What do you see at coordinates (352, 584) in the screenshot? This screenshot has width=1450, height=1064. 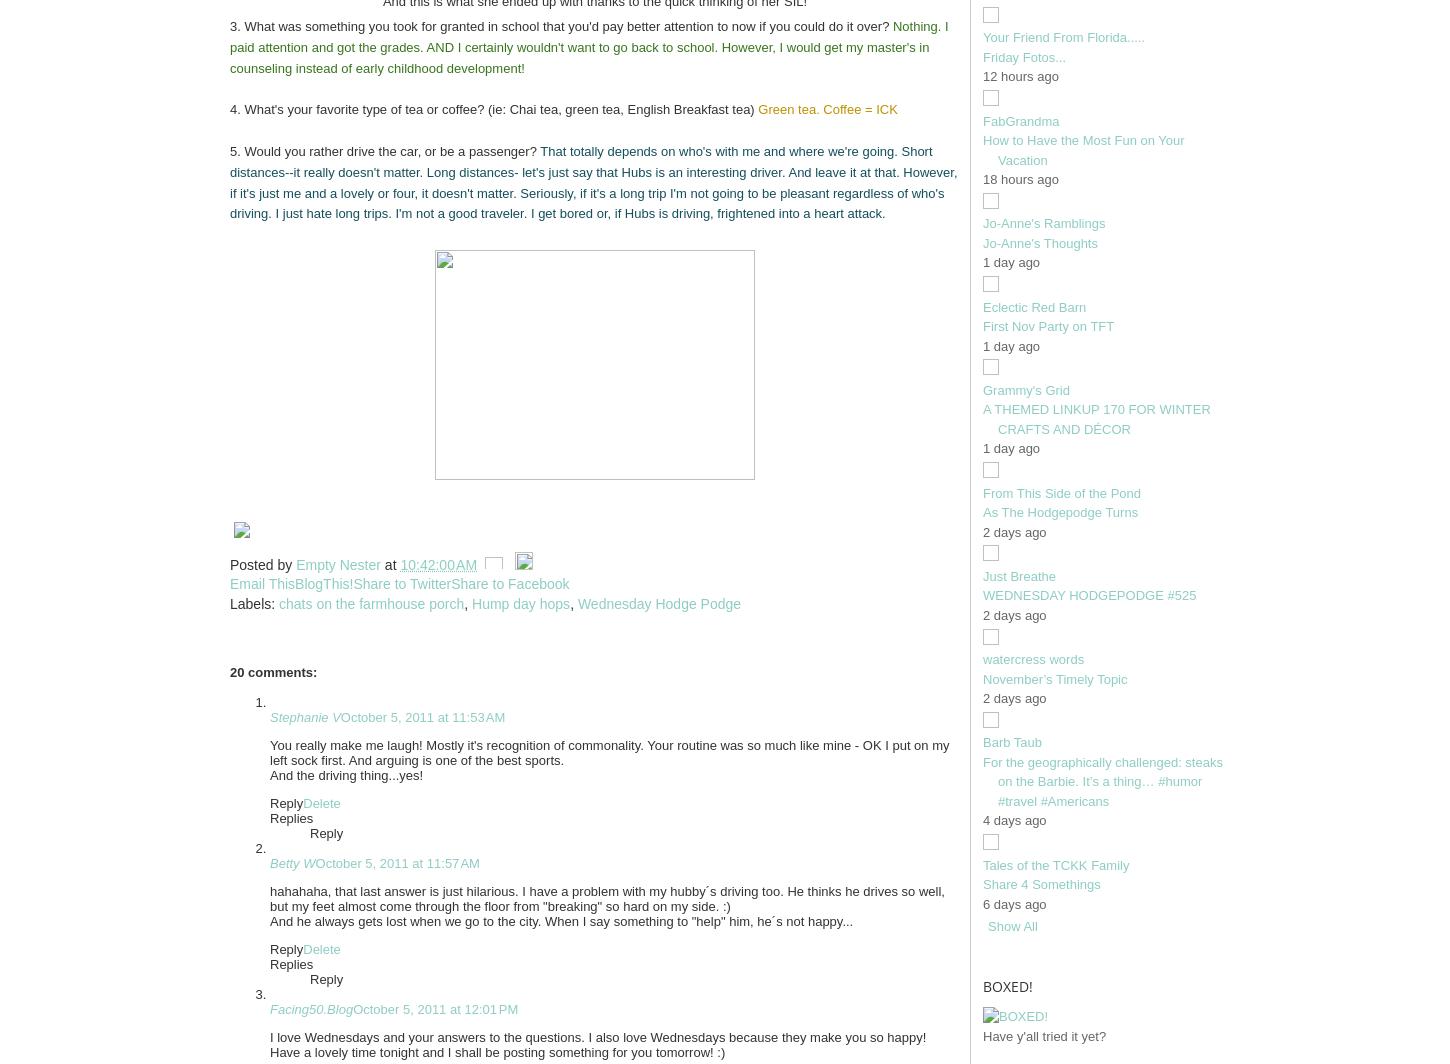 I see `'Share to Twitter'` at bounding box center [352, 584].